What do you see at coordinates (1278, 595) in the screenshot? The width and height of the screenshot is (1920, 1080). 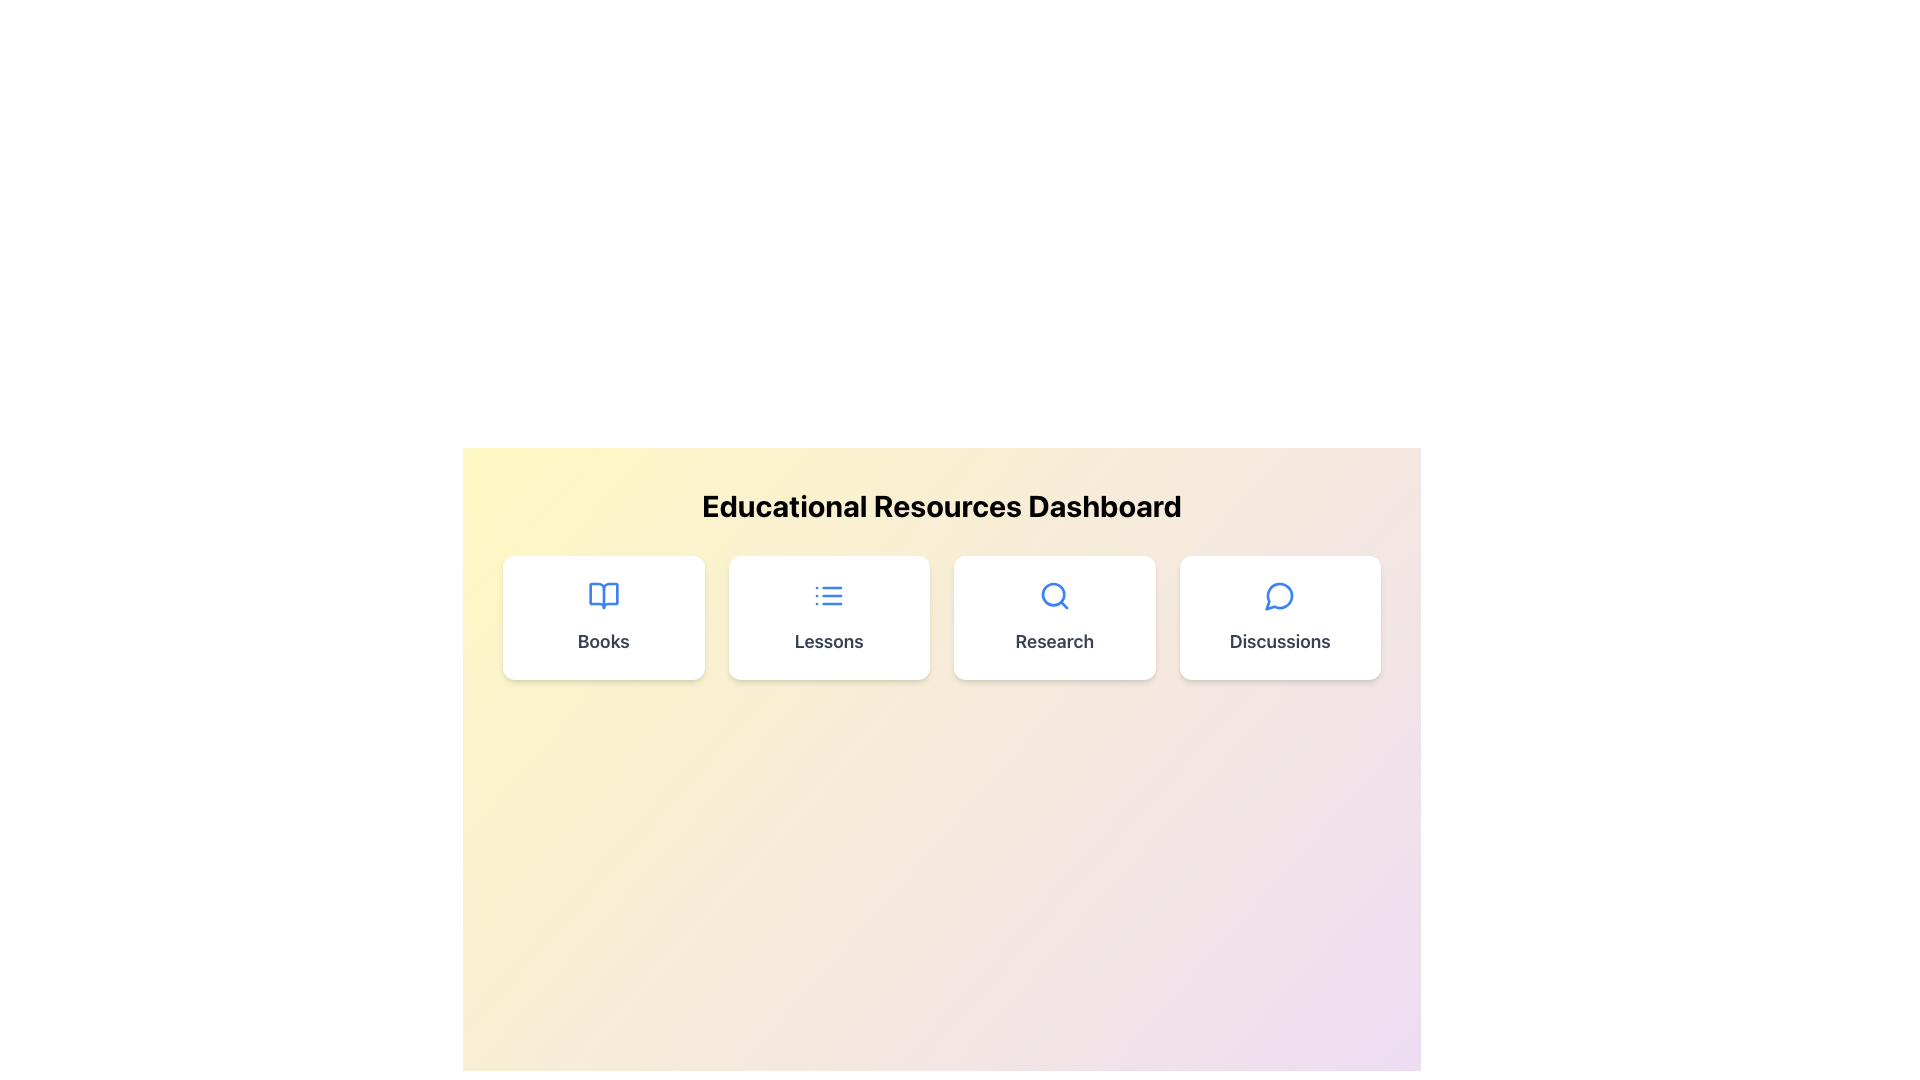 I see `the speech bubble icon, which is a solid blue graphical representation located in the 'Discussions' section of the dashboard` at bounding box center [1278, 595].